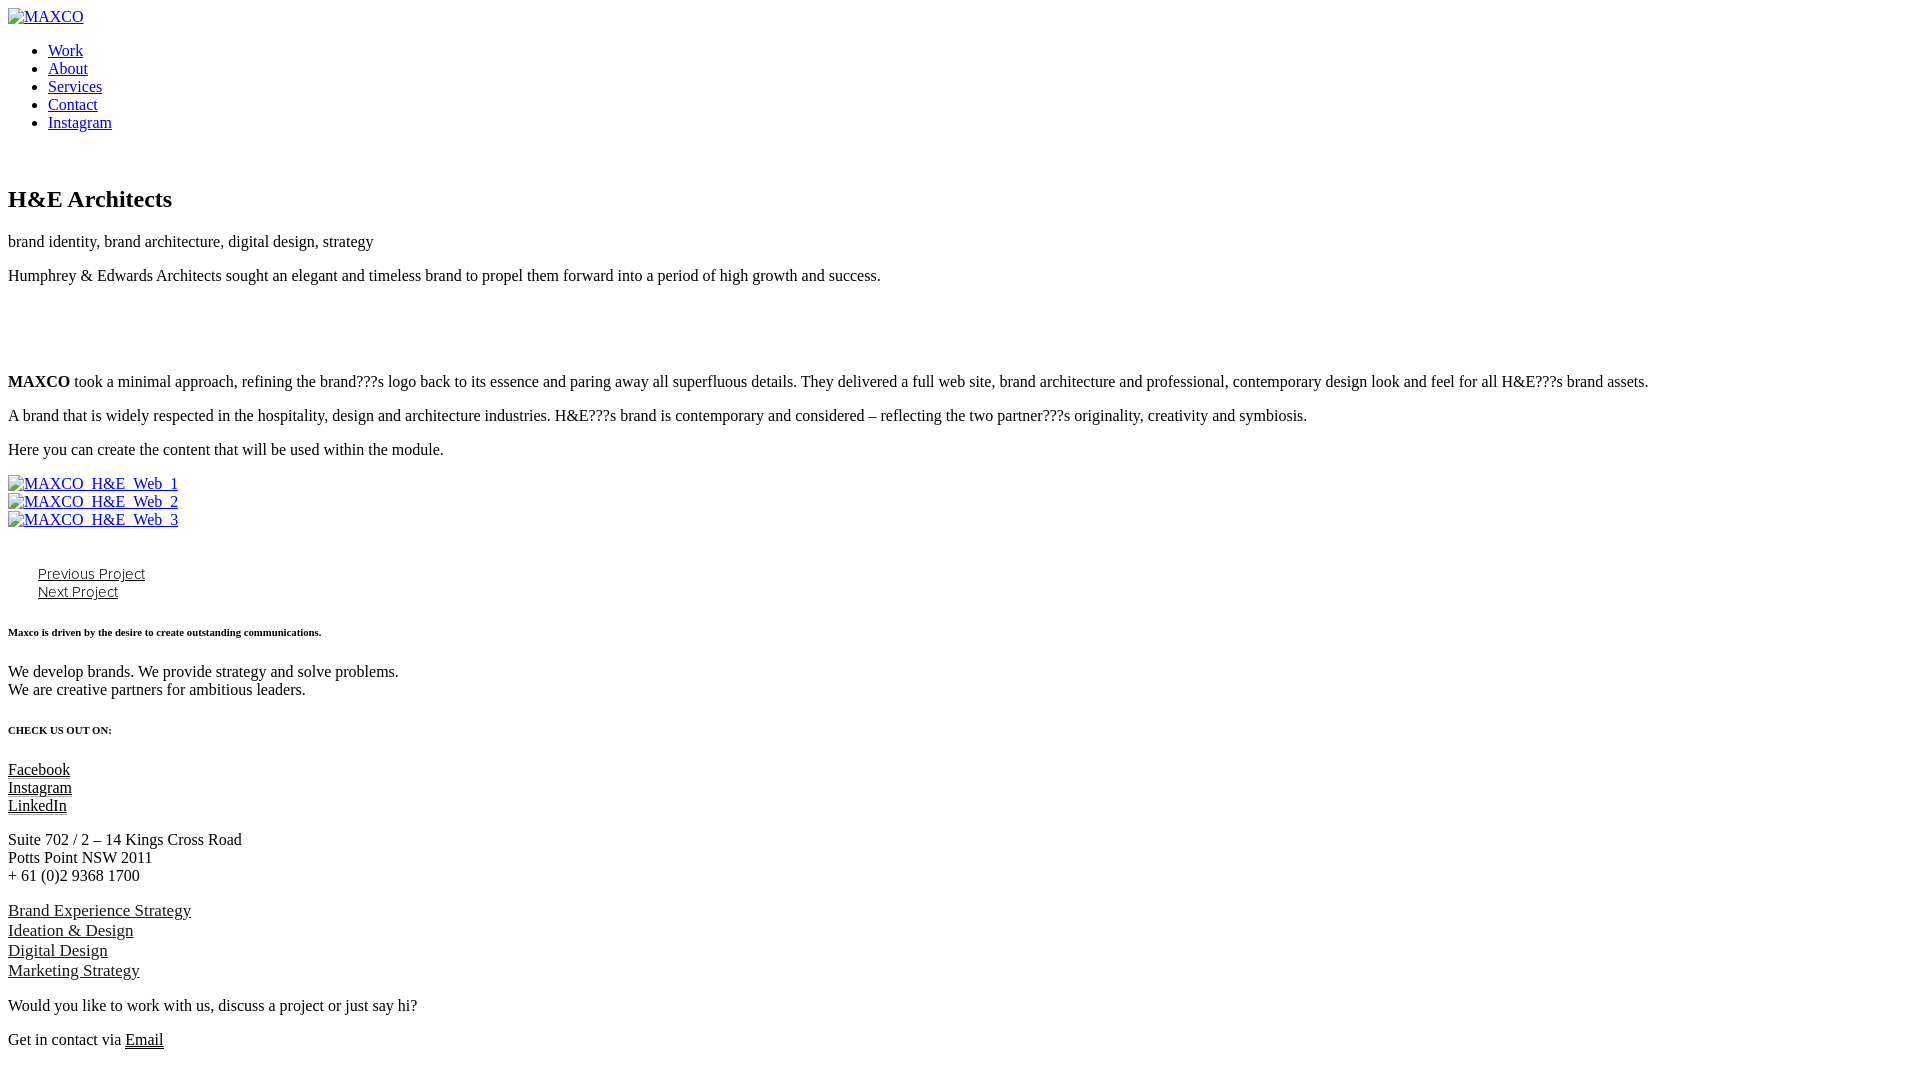 The width and height of the screenshot is (1920, 1080). What do you see at coordinates (77, 590) in the screenshot?
I see `'Next Project'` at bounding box center [77, 590].